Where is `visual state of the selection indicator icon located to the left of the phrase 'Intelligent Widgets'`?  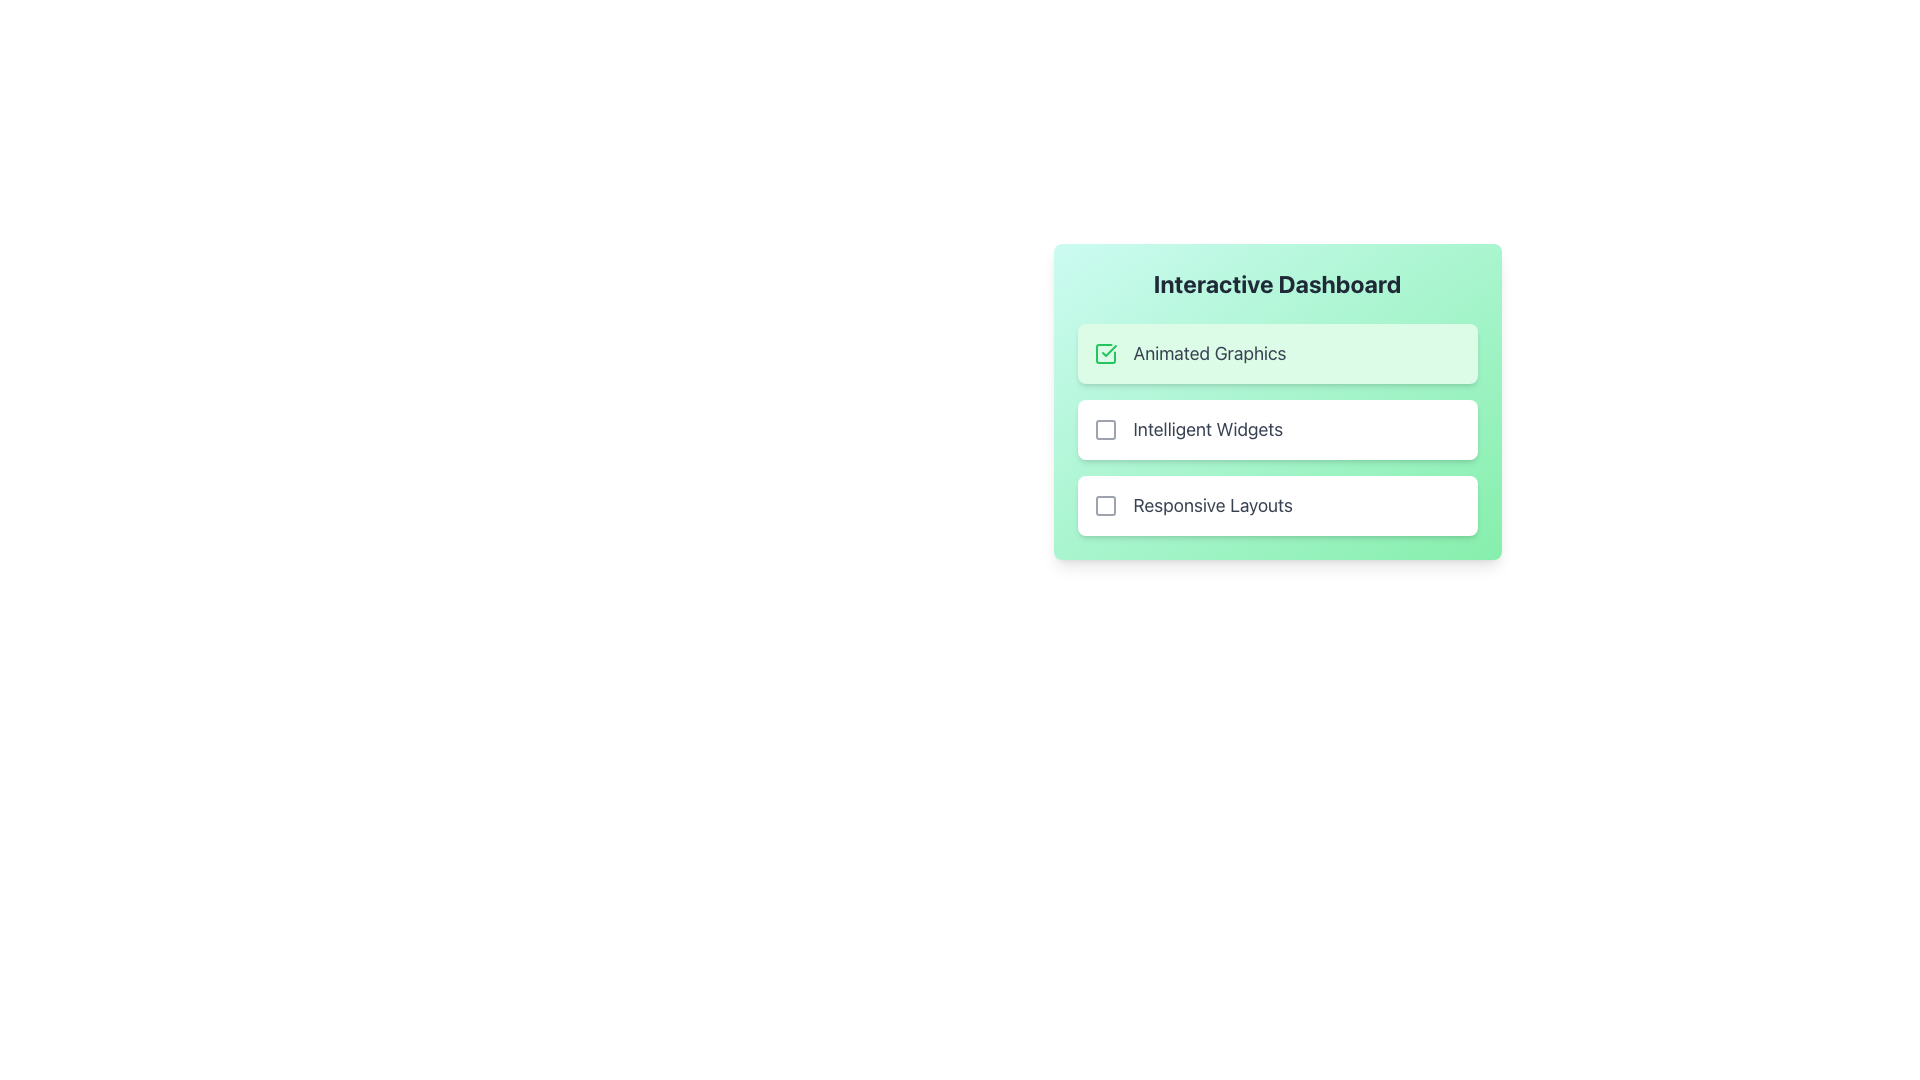 visual state of the selection indicator icon located to the left of the phrase 'Intelligent Widgets' is located at coordinates (1104, 428).